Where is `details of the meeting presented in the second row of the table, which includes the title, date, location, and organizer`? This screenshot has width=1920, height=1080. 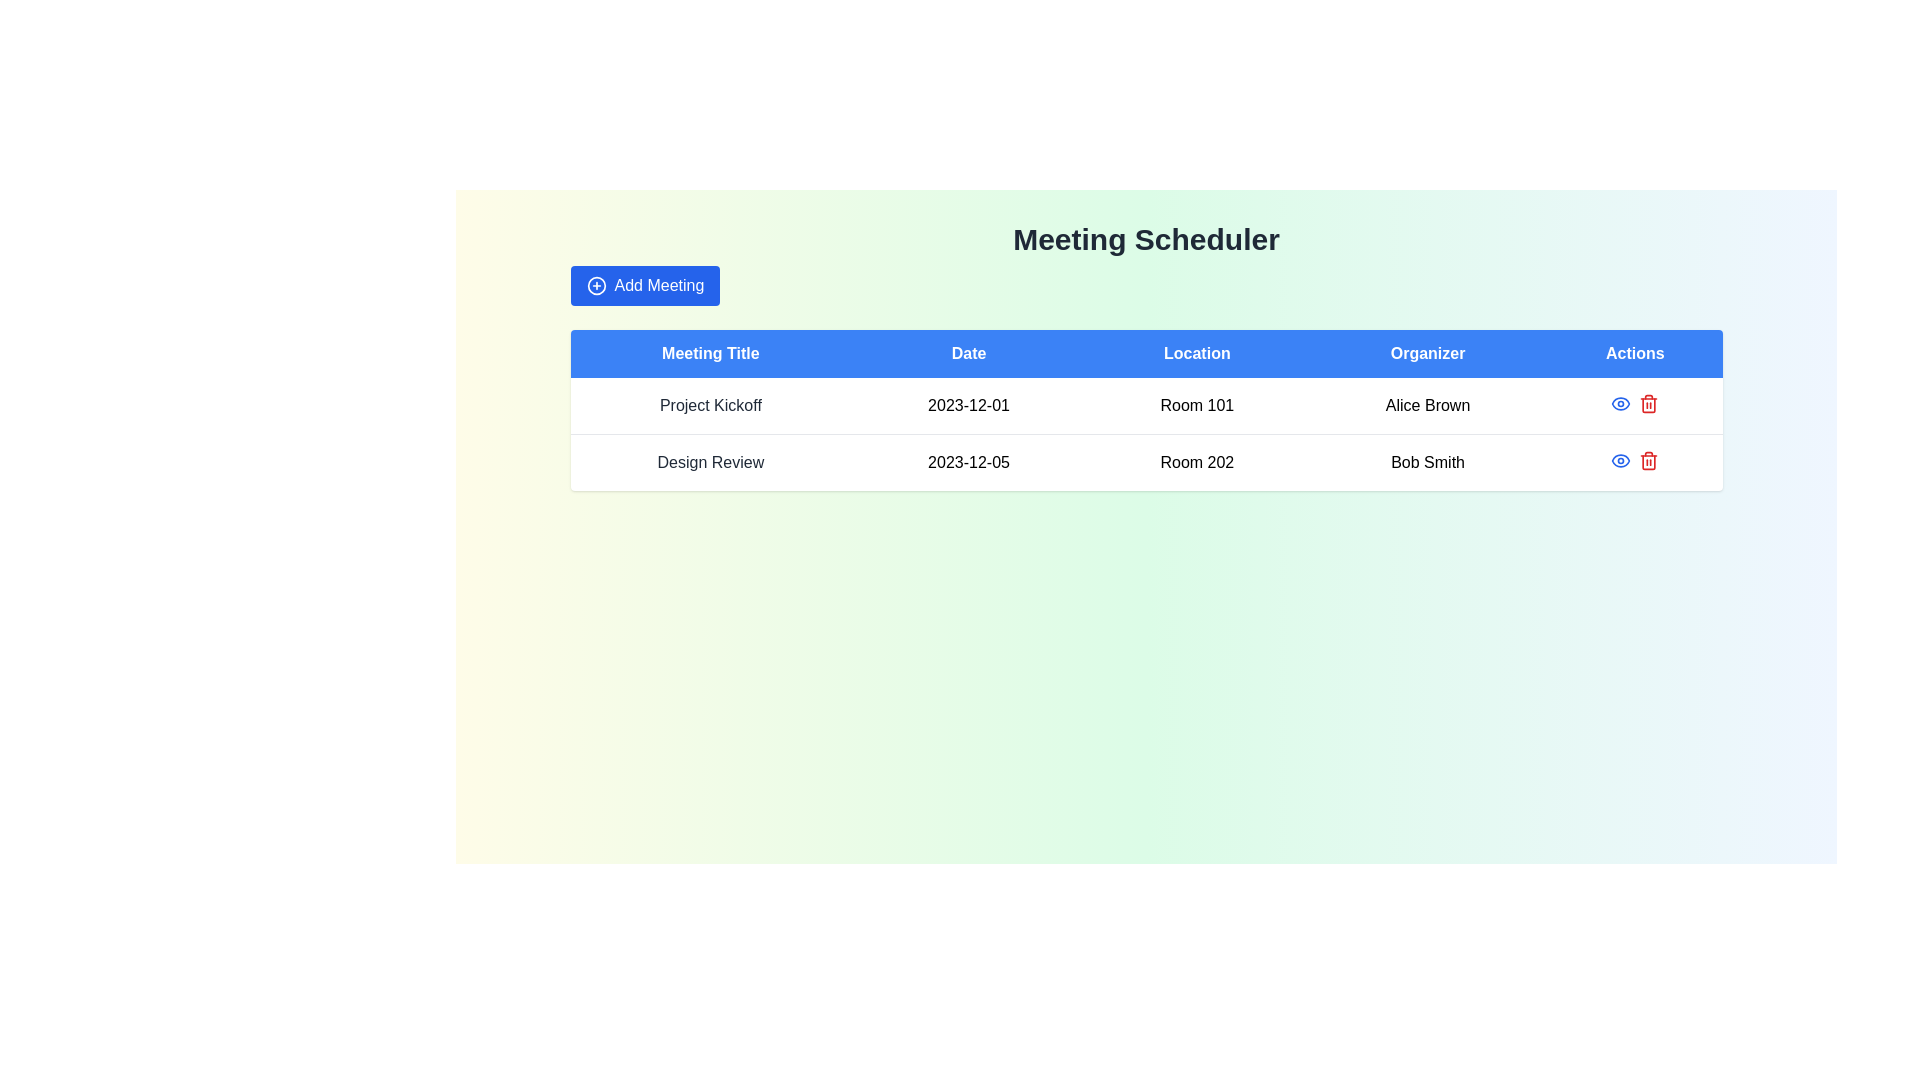 details of the meeting presented in the second row of the table, which includes the title, date, location, and organizer is located at coordinates (1146, 462).